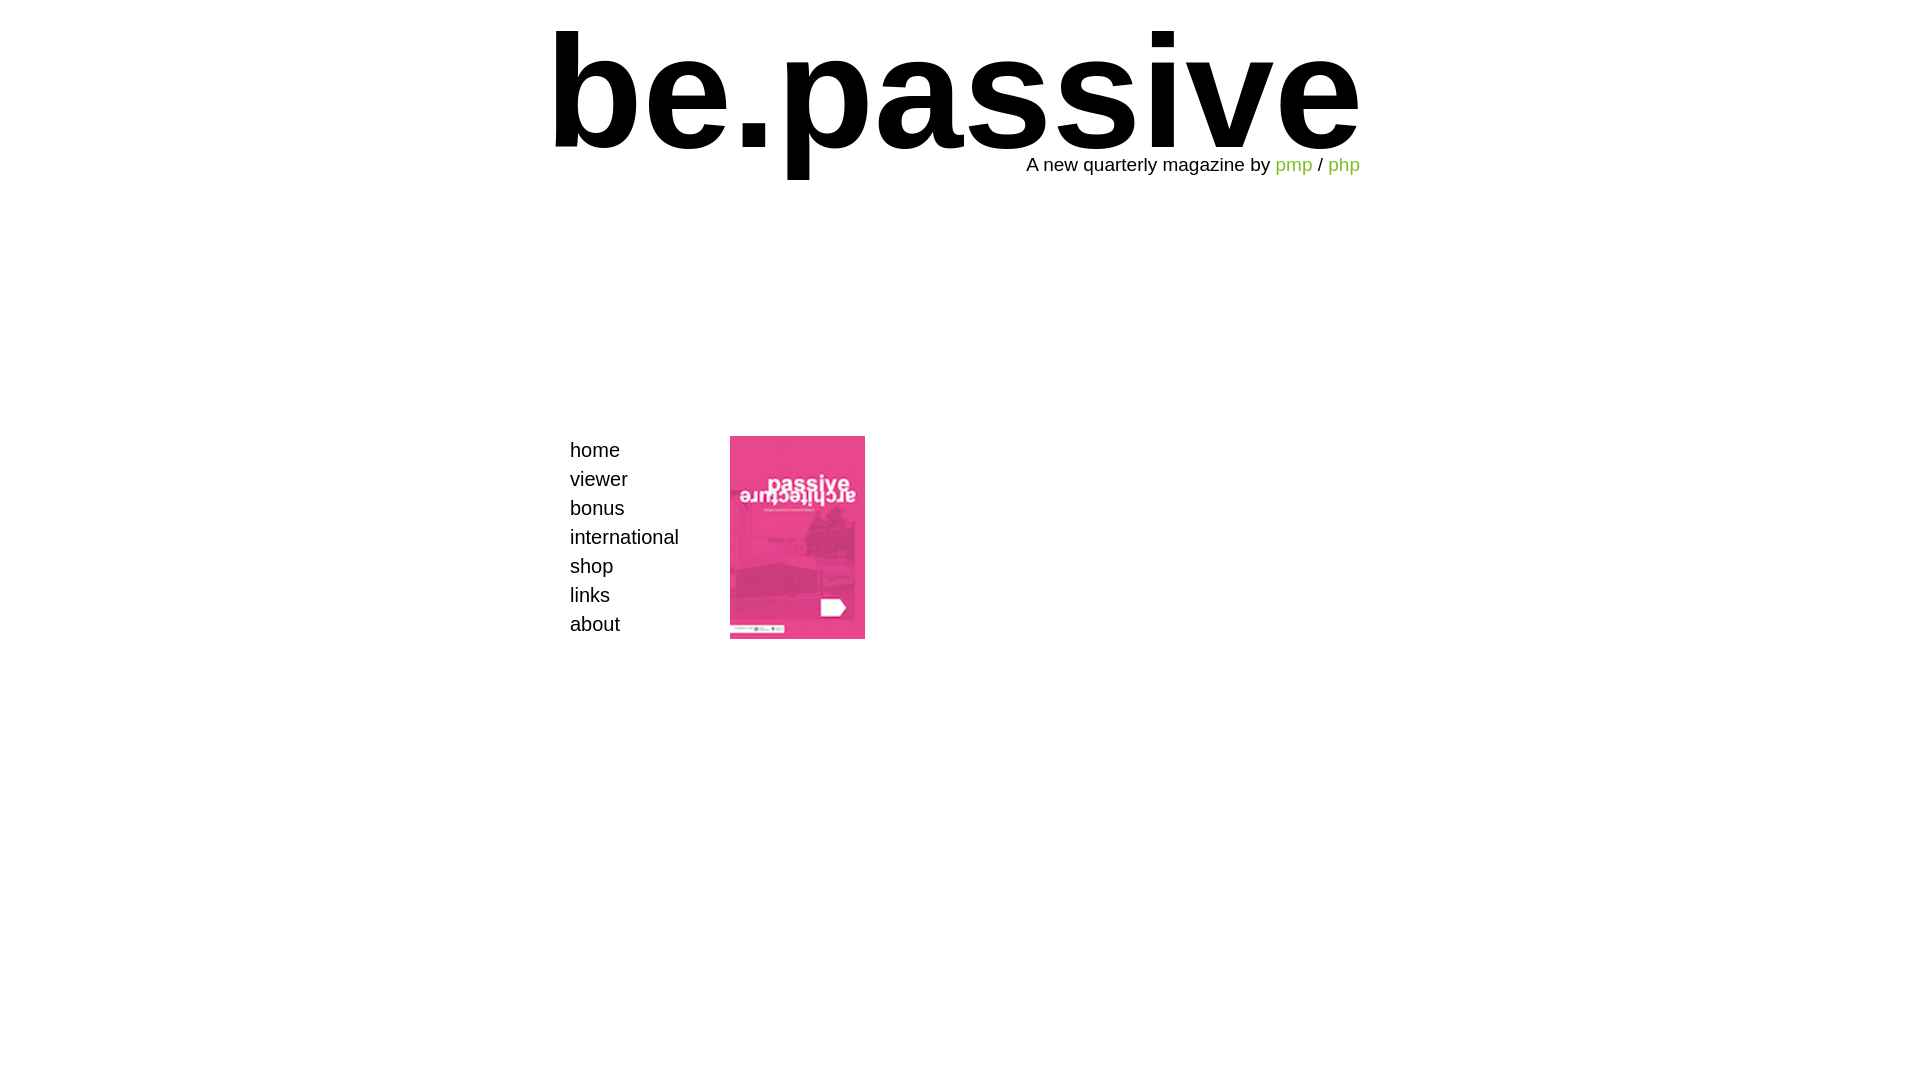  What do you see at coordinates (1344, 163) in the screenshot?
I see `'php'` at bounding box center [1344, 163].